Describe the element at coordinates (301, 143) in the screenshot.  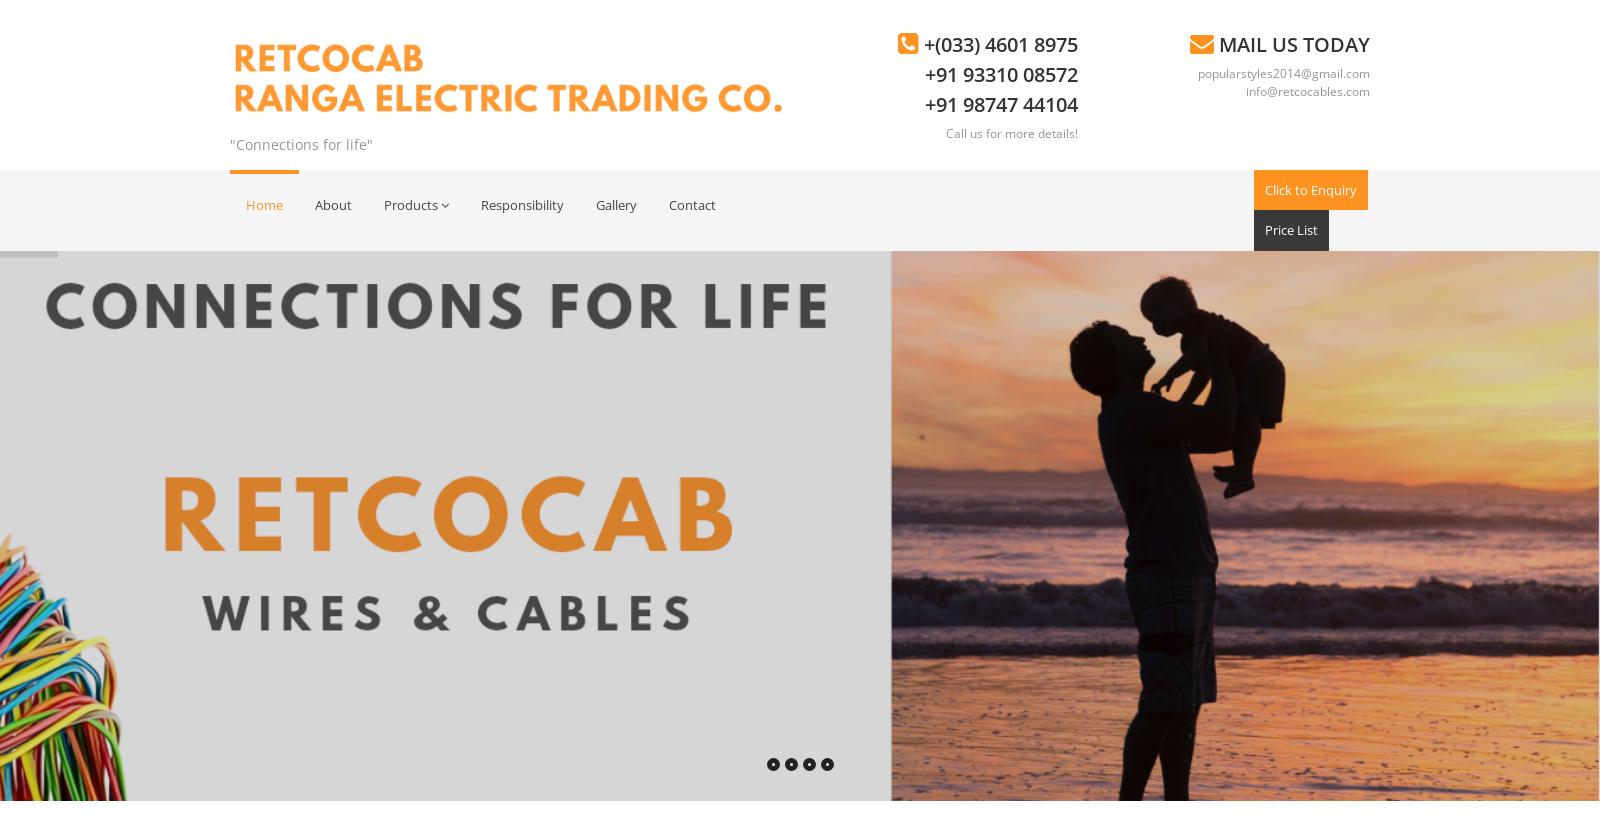
I see `'"Connections for life"'` at that location.